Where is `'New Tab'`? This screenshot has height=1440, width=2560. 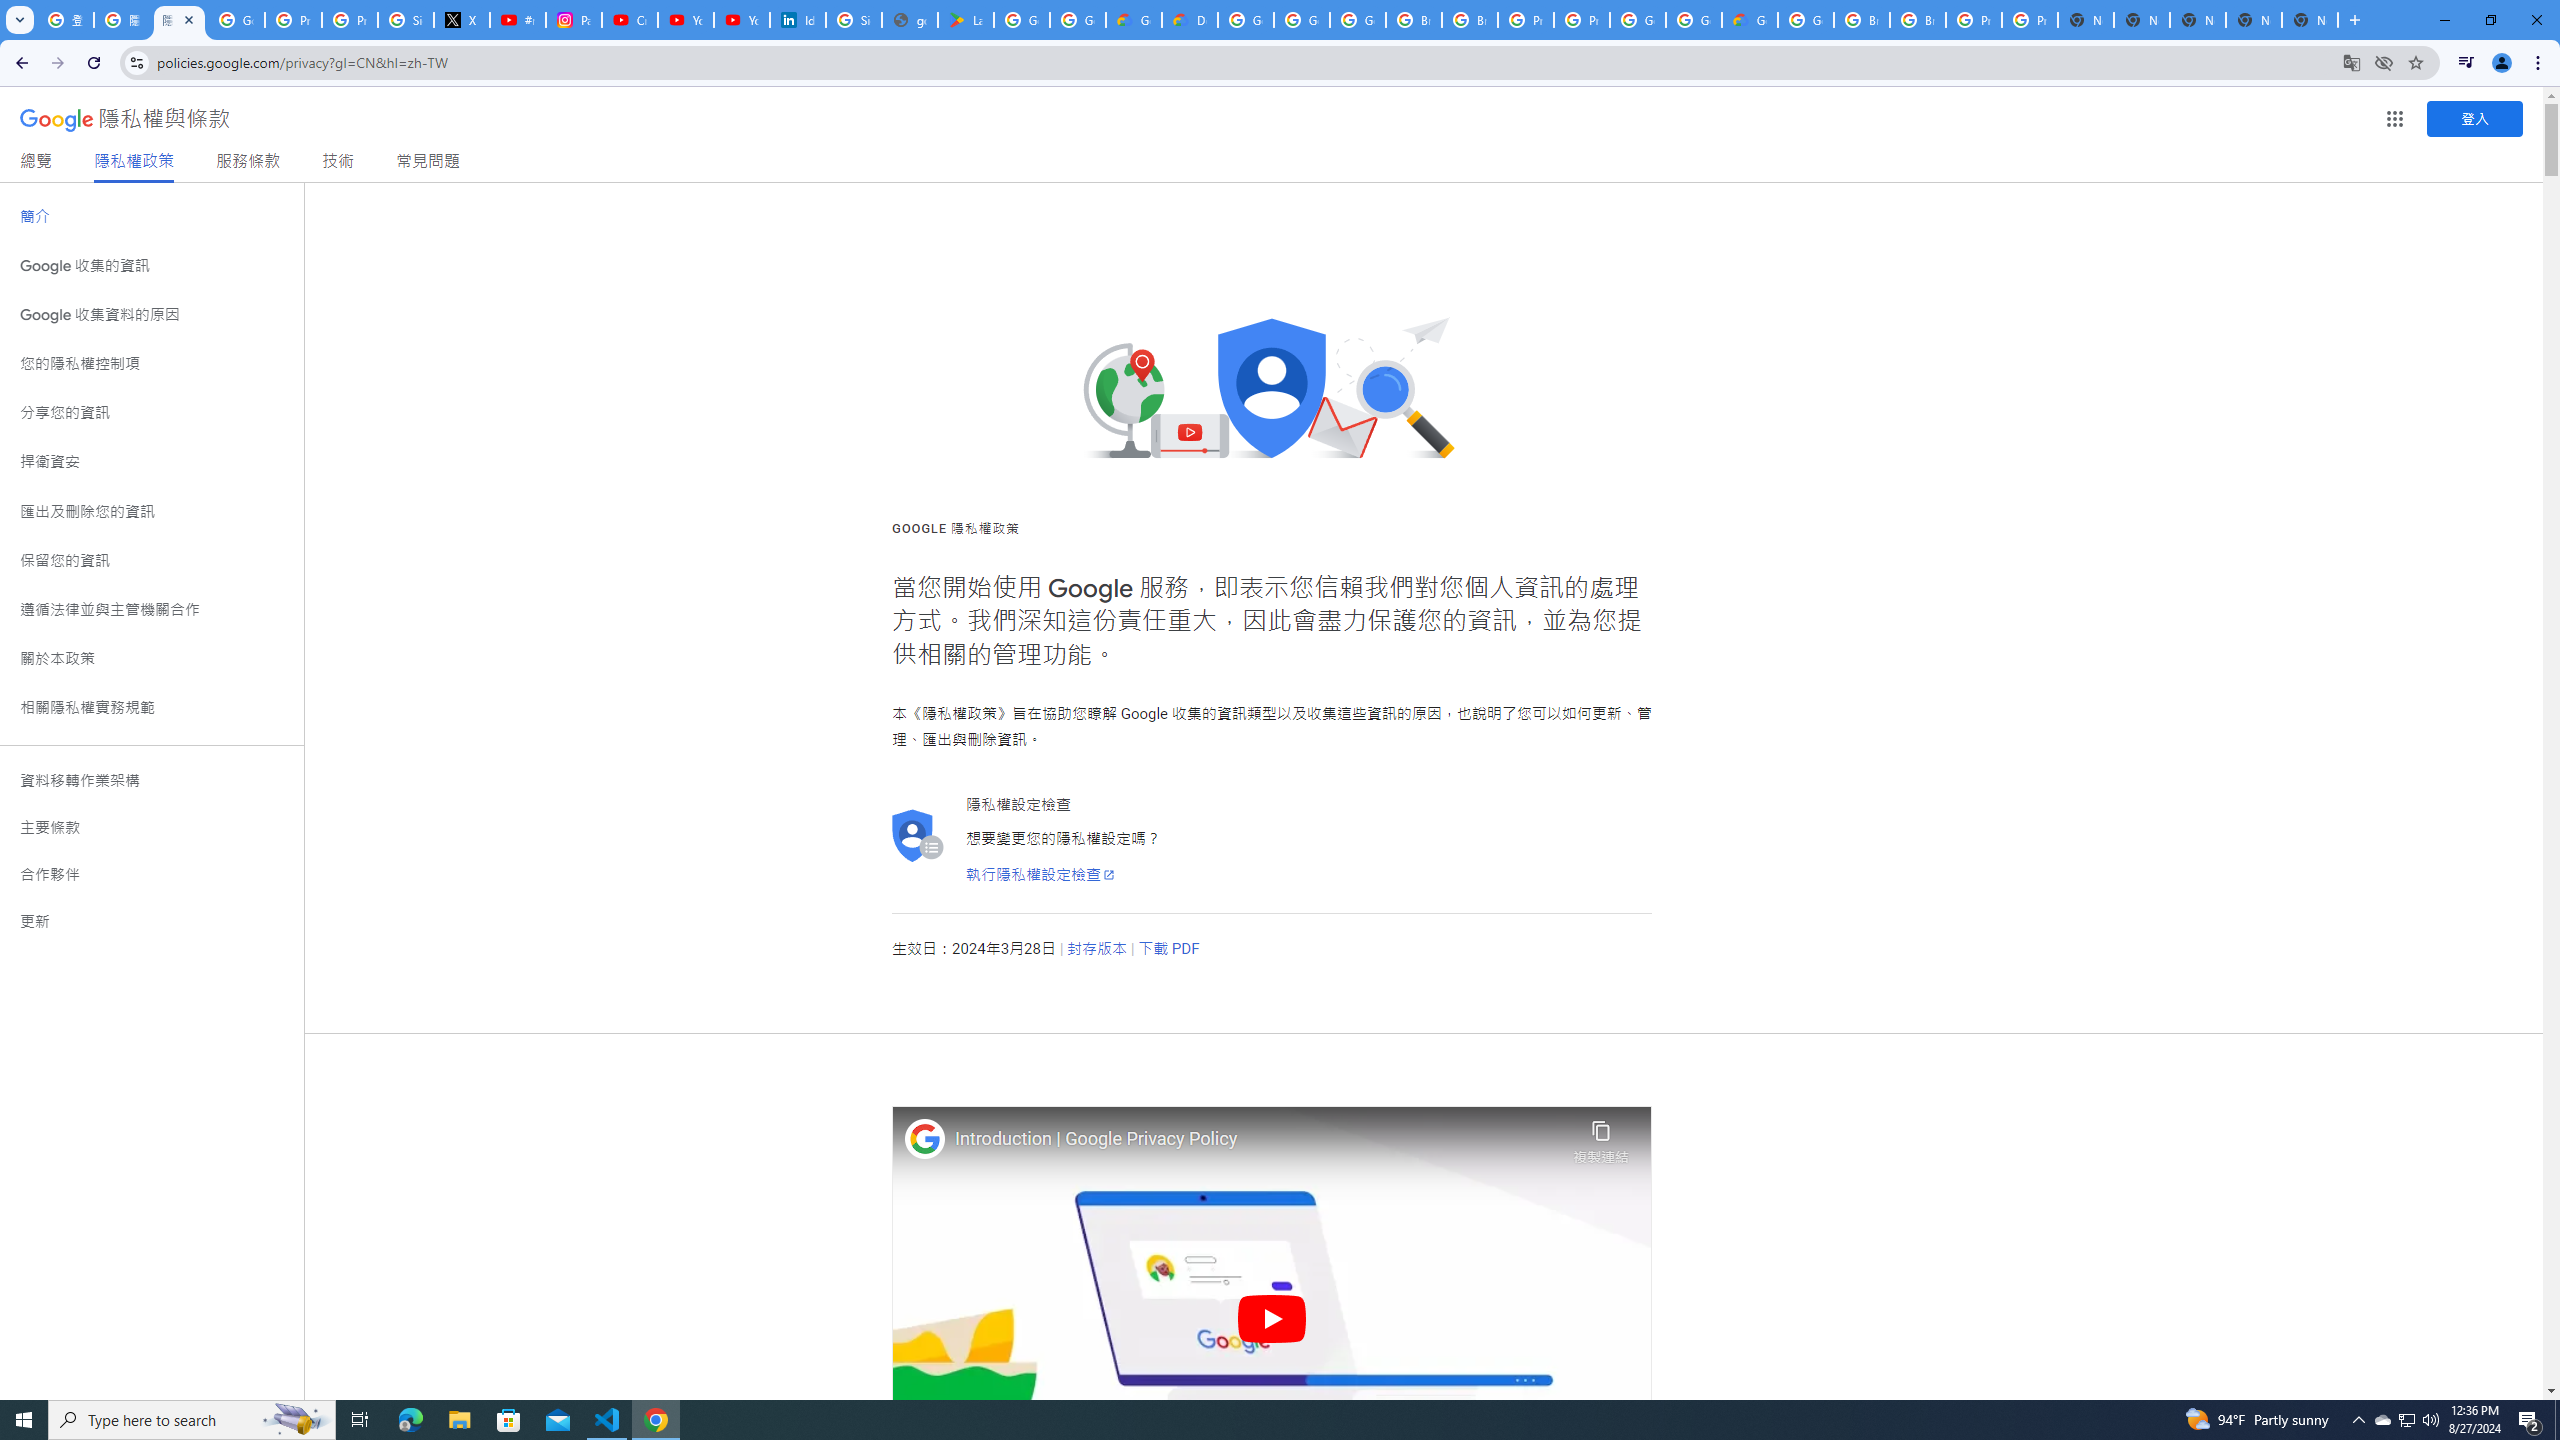 'New Tab' is located at coordinates (2310, 19).